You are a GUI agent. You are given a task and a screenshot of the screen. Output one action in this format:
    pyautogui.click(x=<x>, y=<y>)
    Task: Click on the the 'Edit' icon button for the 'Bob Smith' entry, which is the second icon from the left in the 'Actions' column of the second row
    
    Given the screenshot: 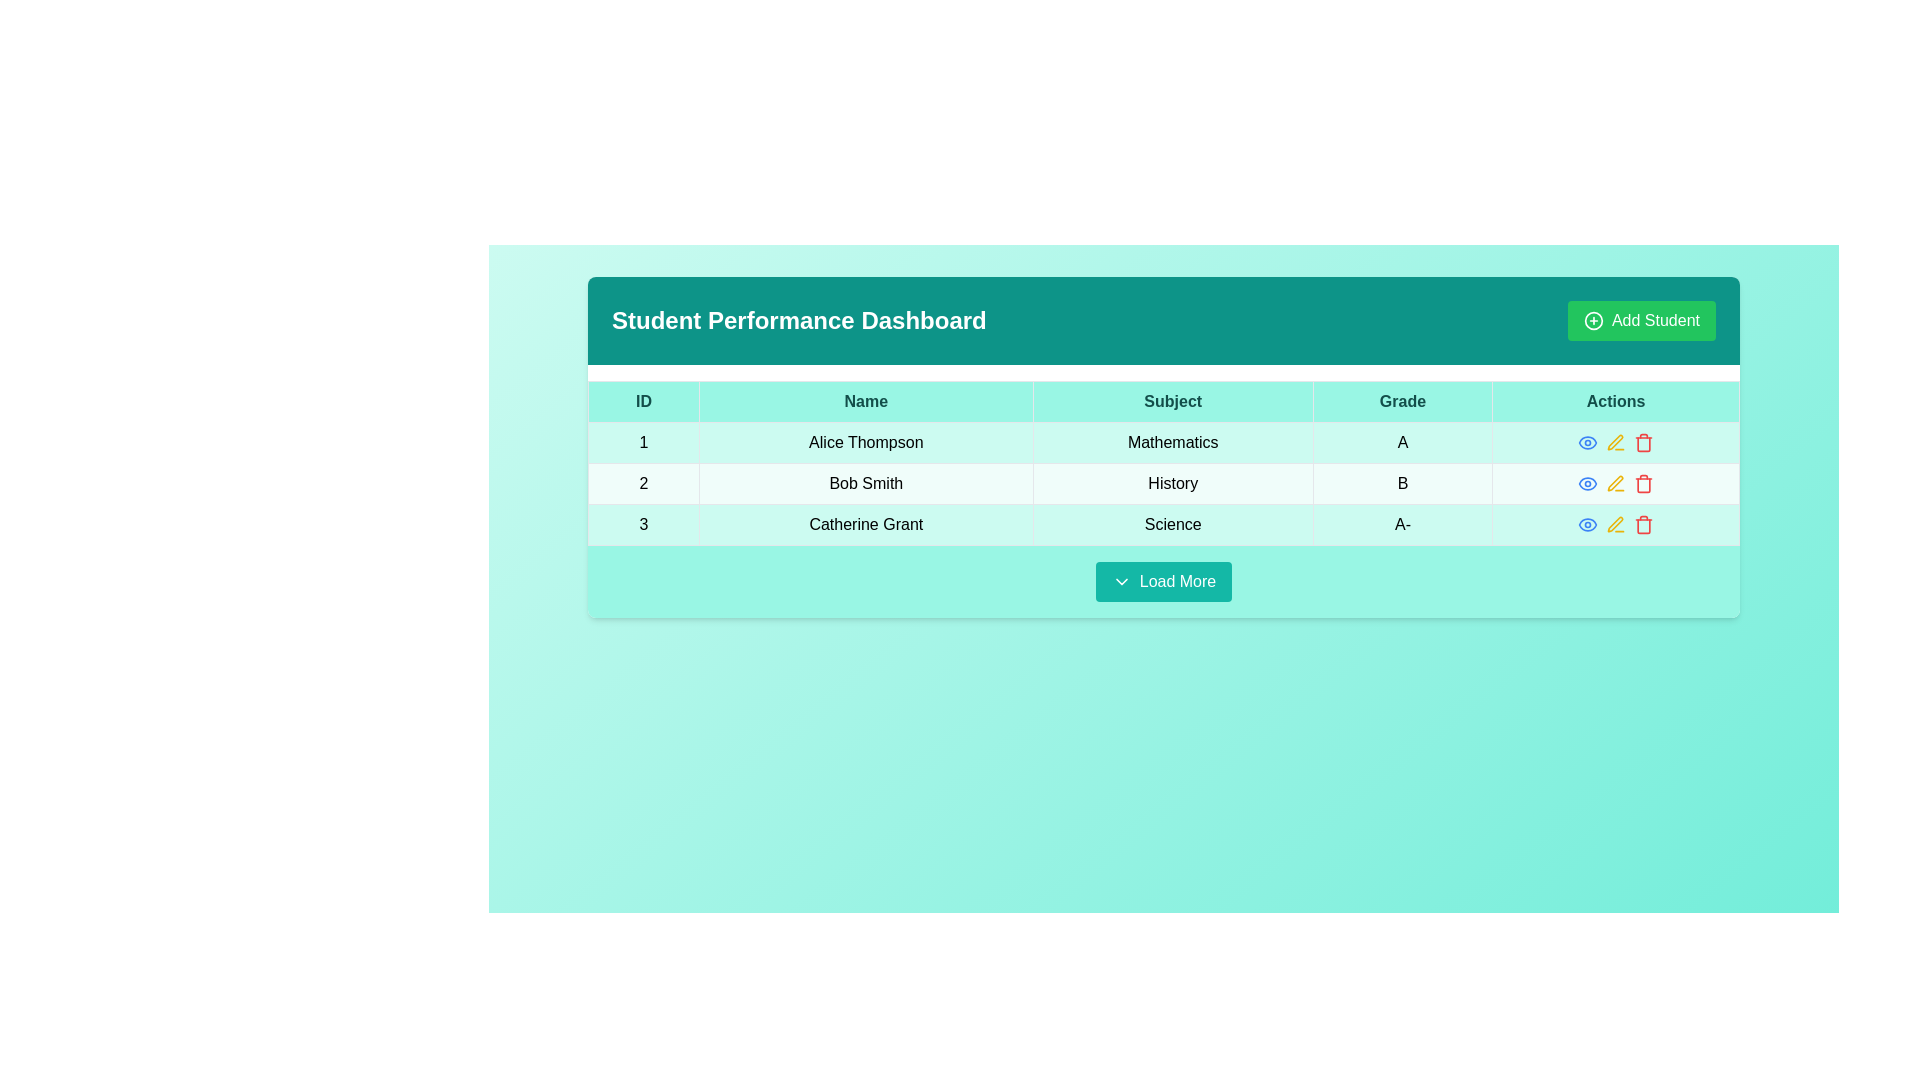 What is the action you would take?
    pyautogui.click(x=1616, y=483)
    